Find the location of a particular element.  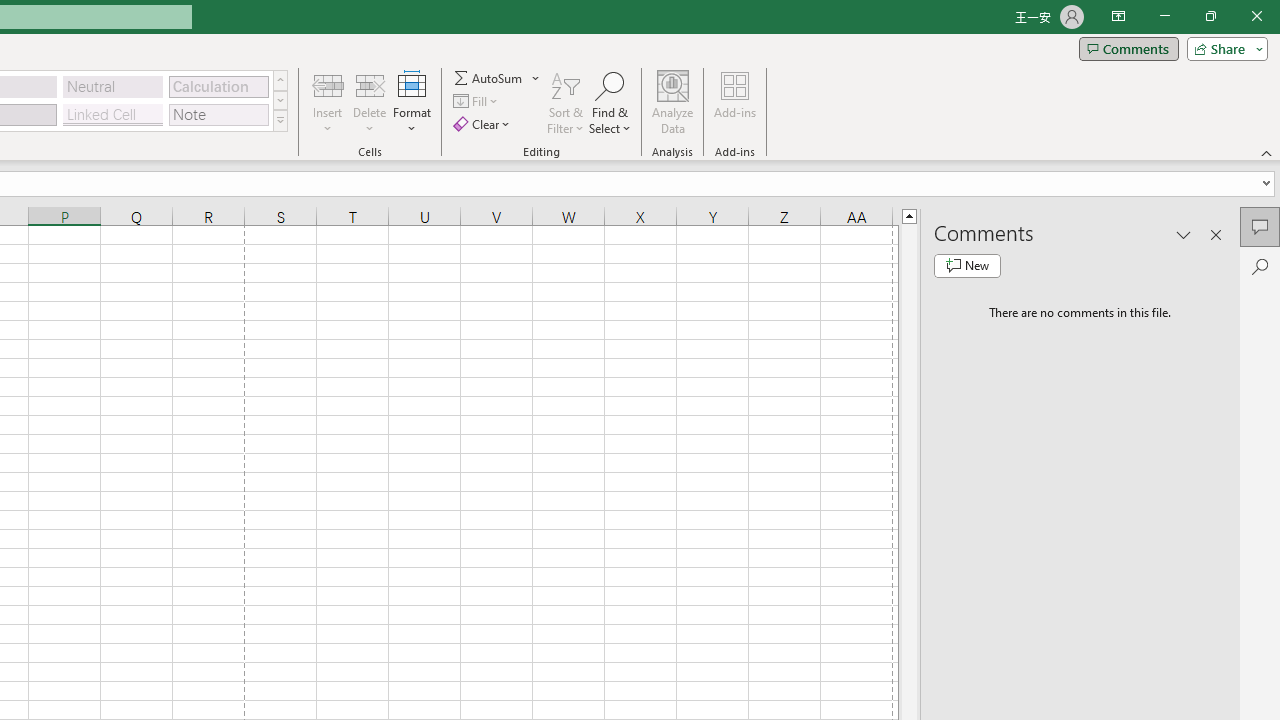

'Delete Cells...' is located at coordinates (369, 84).